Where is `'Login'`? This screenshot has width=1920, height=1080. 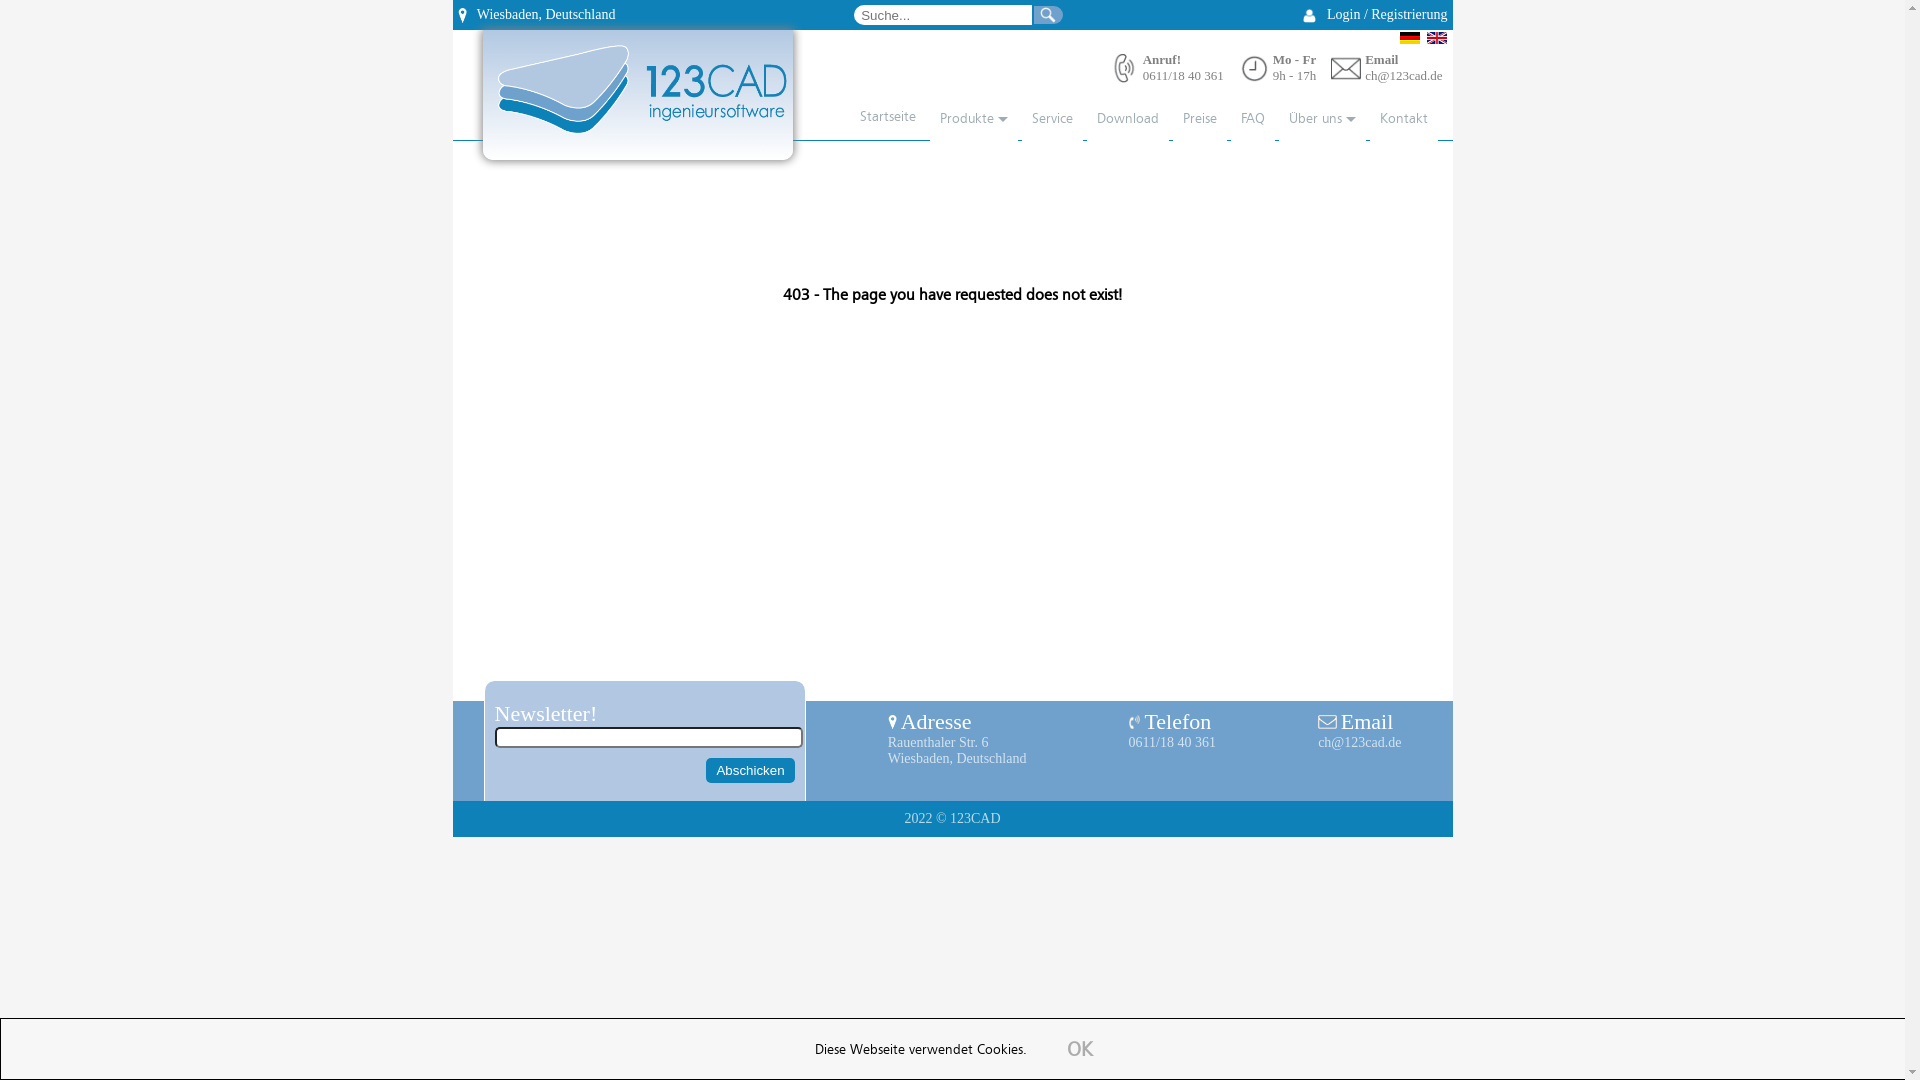 'Login' is located at coordinates (1343, 14).